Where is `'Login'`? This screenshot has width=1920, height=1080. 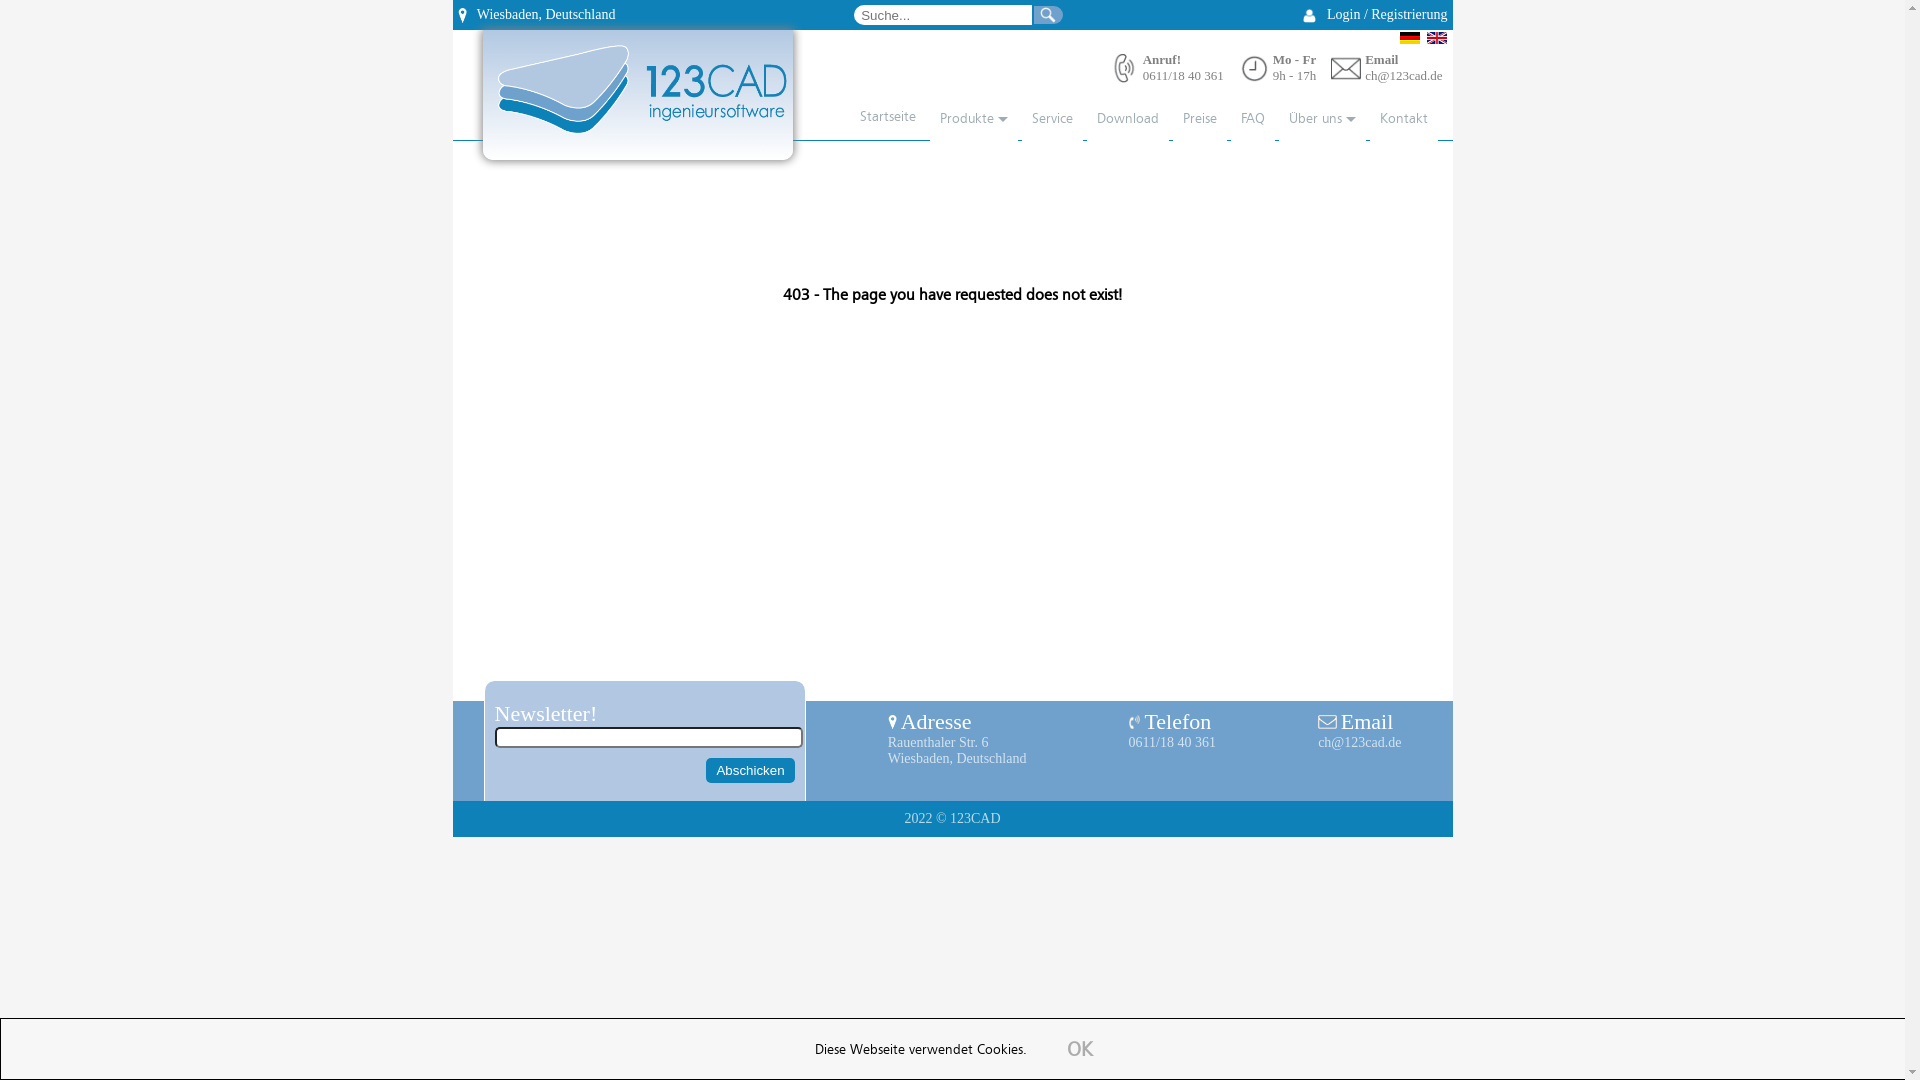 'Login' is located at coordinates (1343, 14).